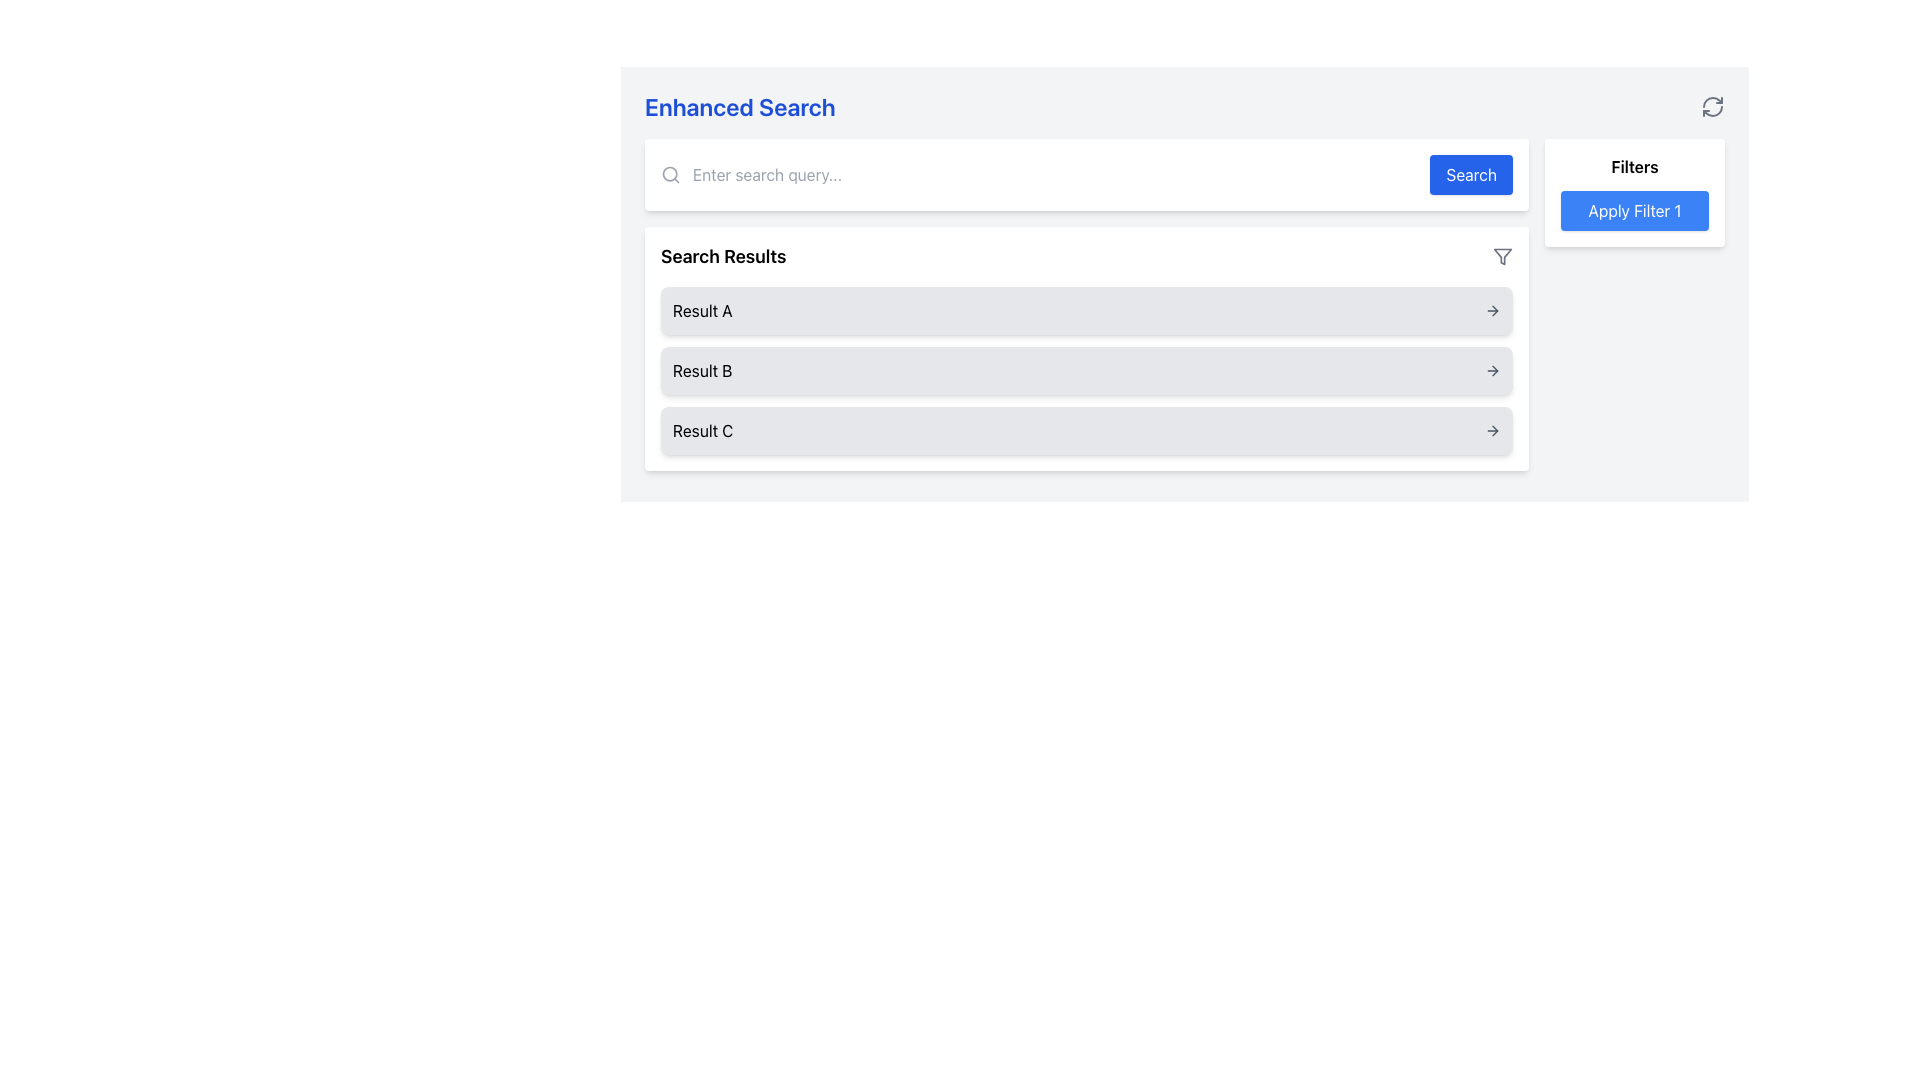 The image size is (1920, 1080). I want to click on the refresh icon located in the top-right corner of the interface, next to the title 'Enhanced Search', to reload the current view or reset the page, so click(1712, 107).